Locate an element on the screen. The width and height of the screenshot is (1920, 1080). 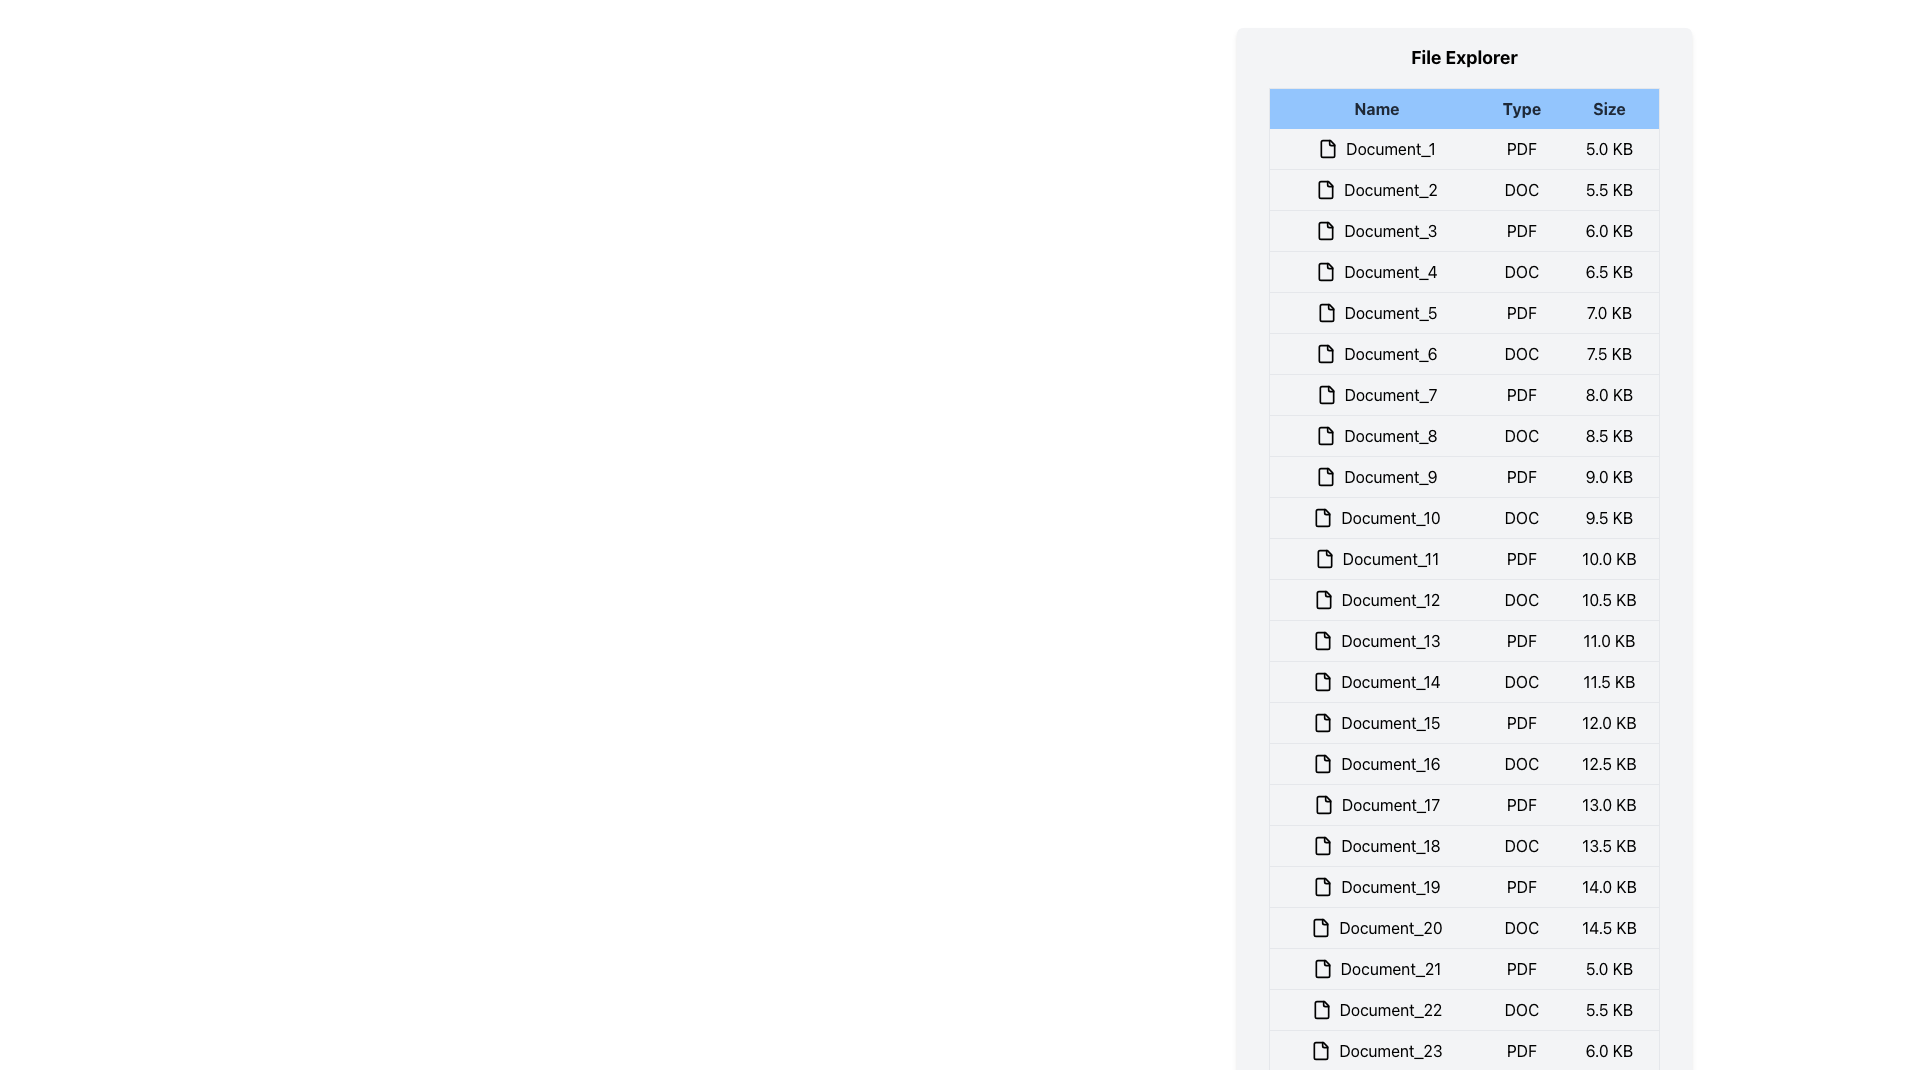
the text label displaying 'Document_5' in the file explorer is located at coordinates (1376, 312).